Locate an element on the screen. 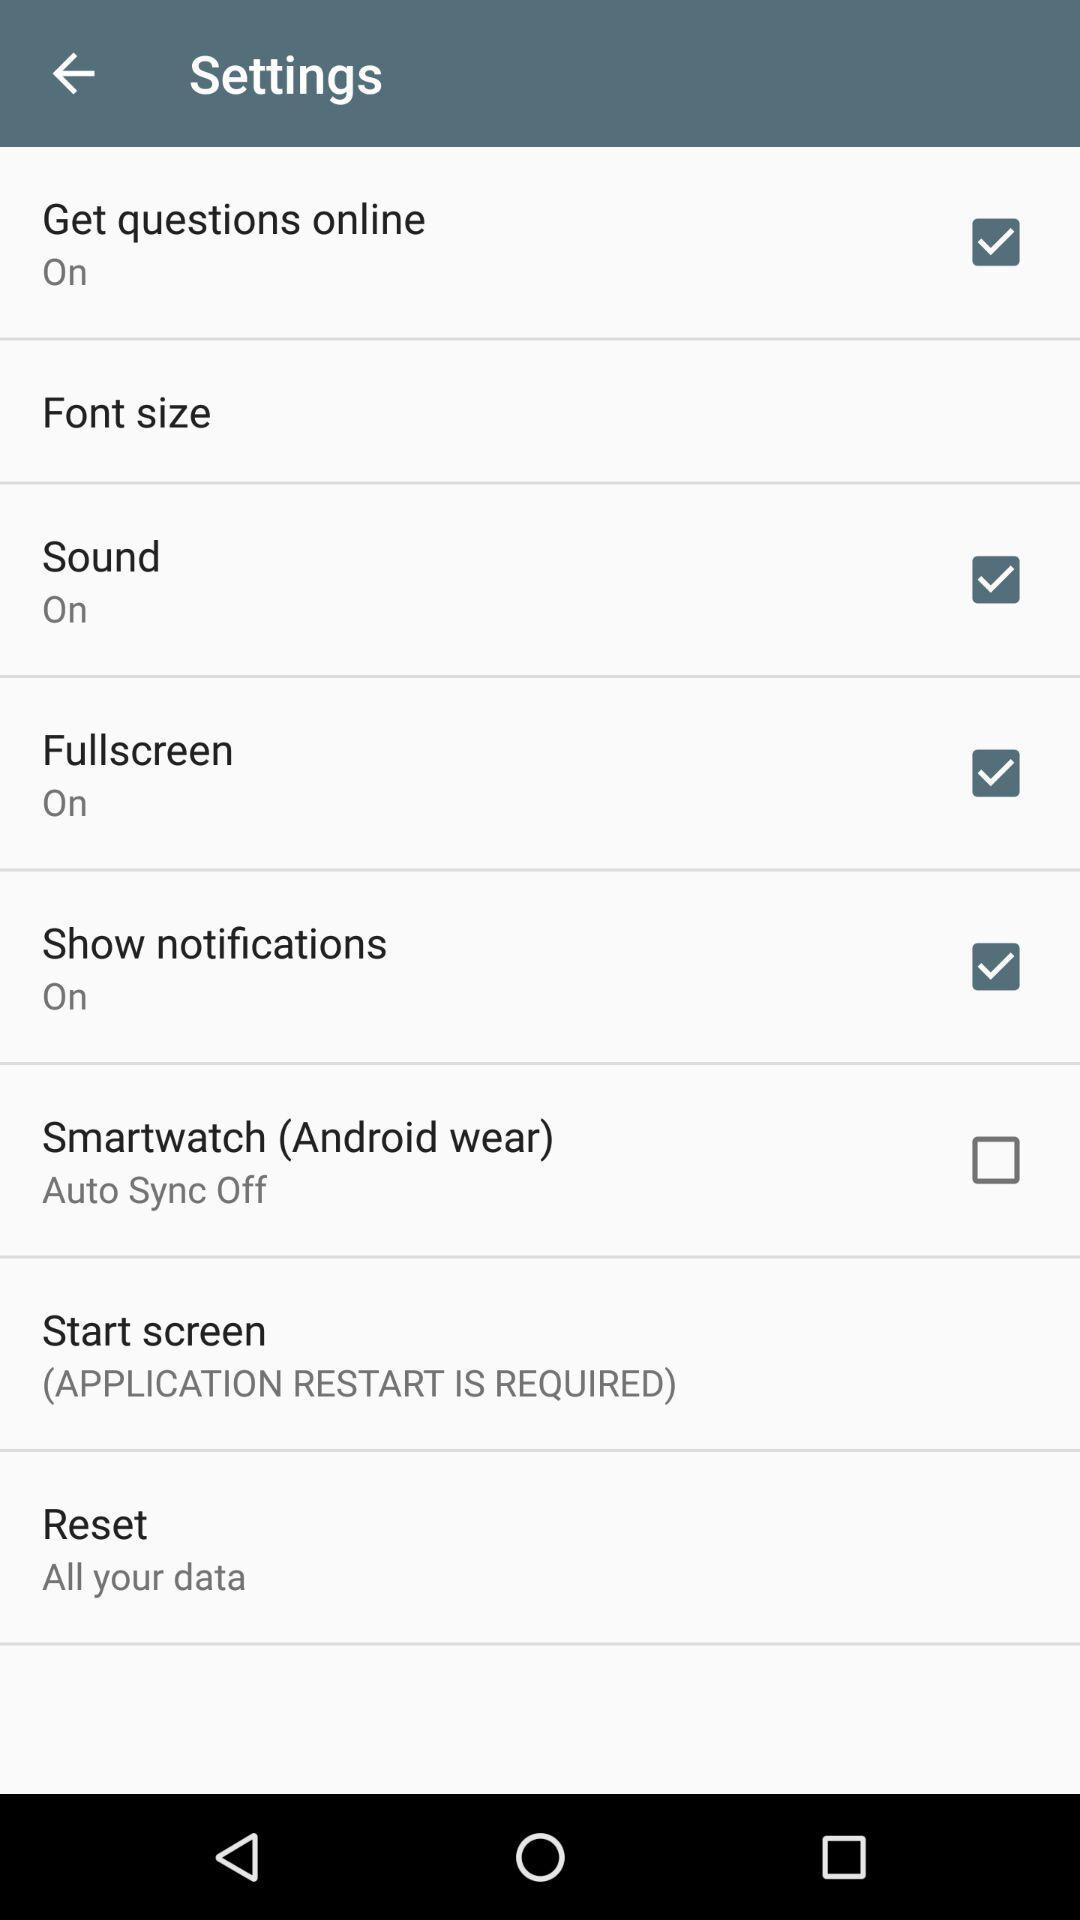  all your data item is located at coordinates (143, 1574).